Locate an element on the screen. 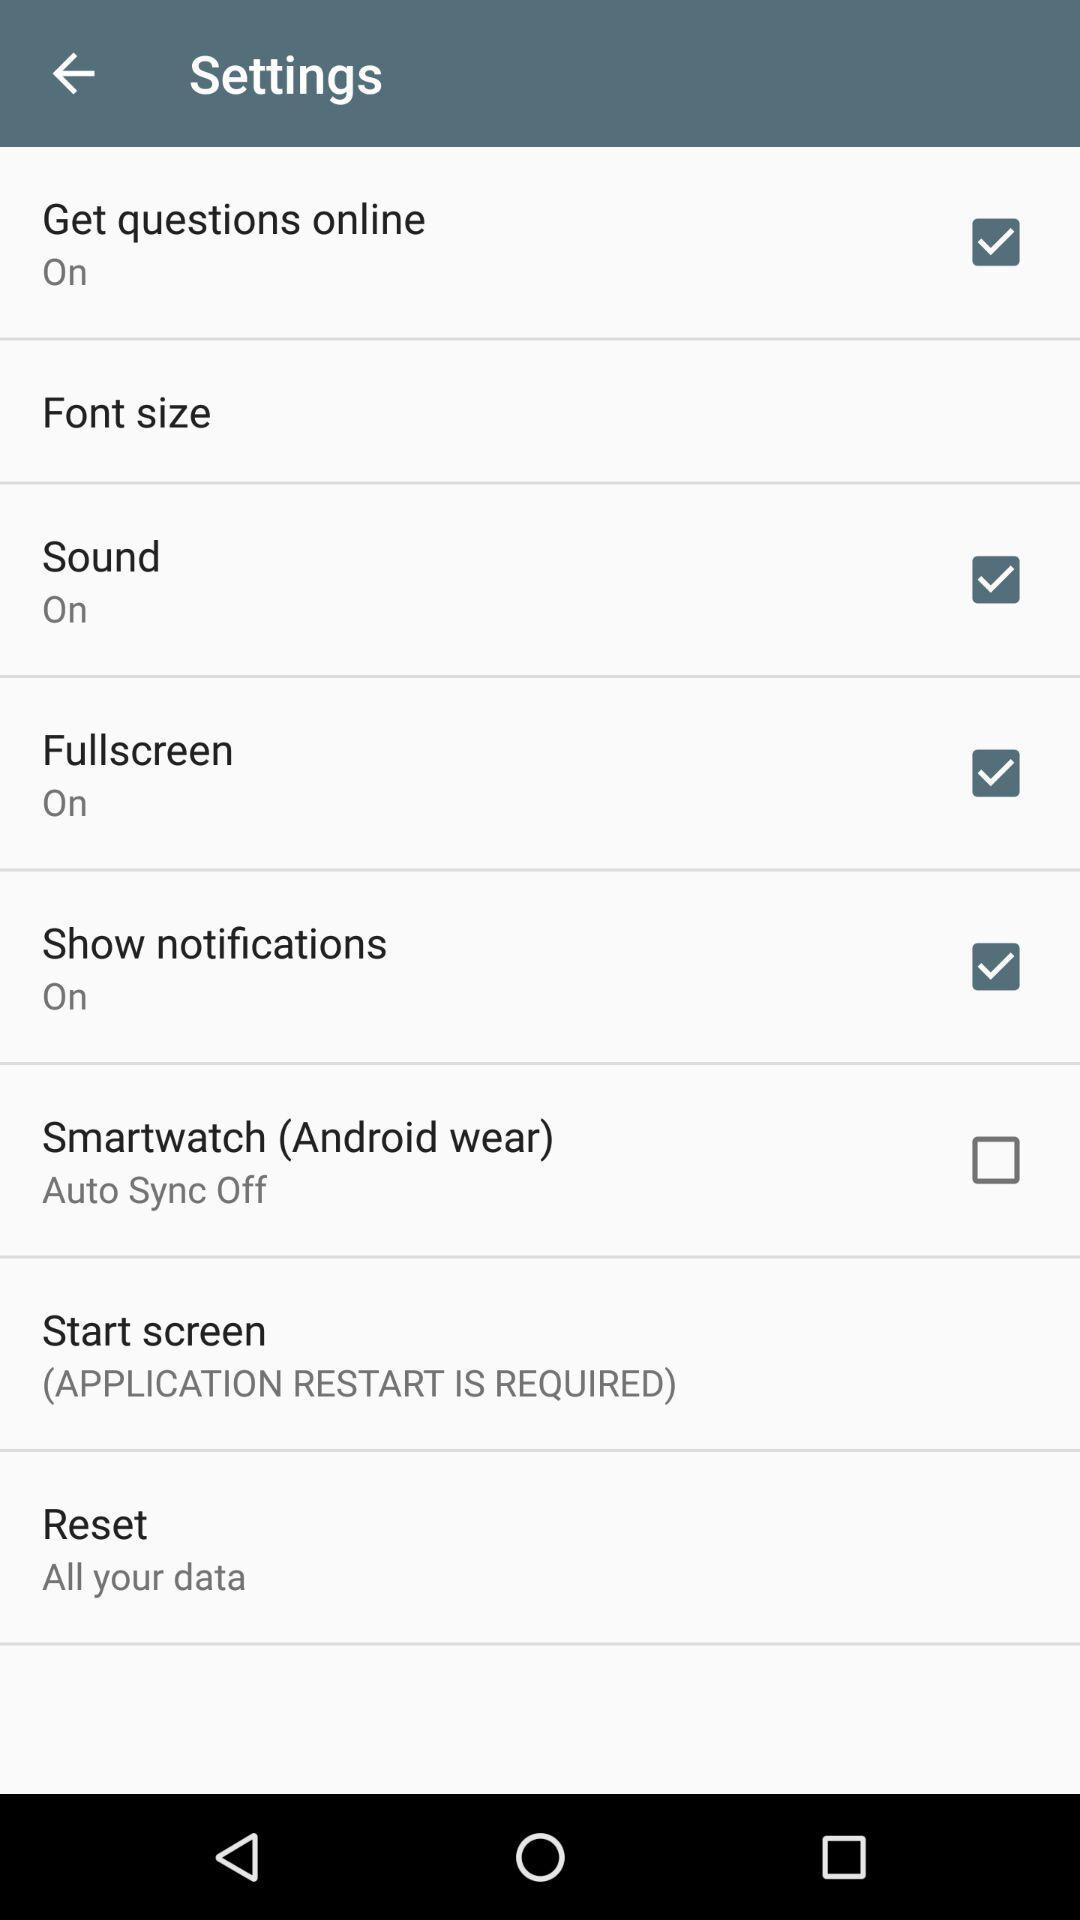  all your data item is located at coordinates (143, 1574).